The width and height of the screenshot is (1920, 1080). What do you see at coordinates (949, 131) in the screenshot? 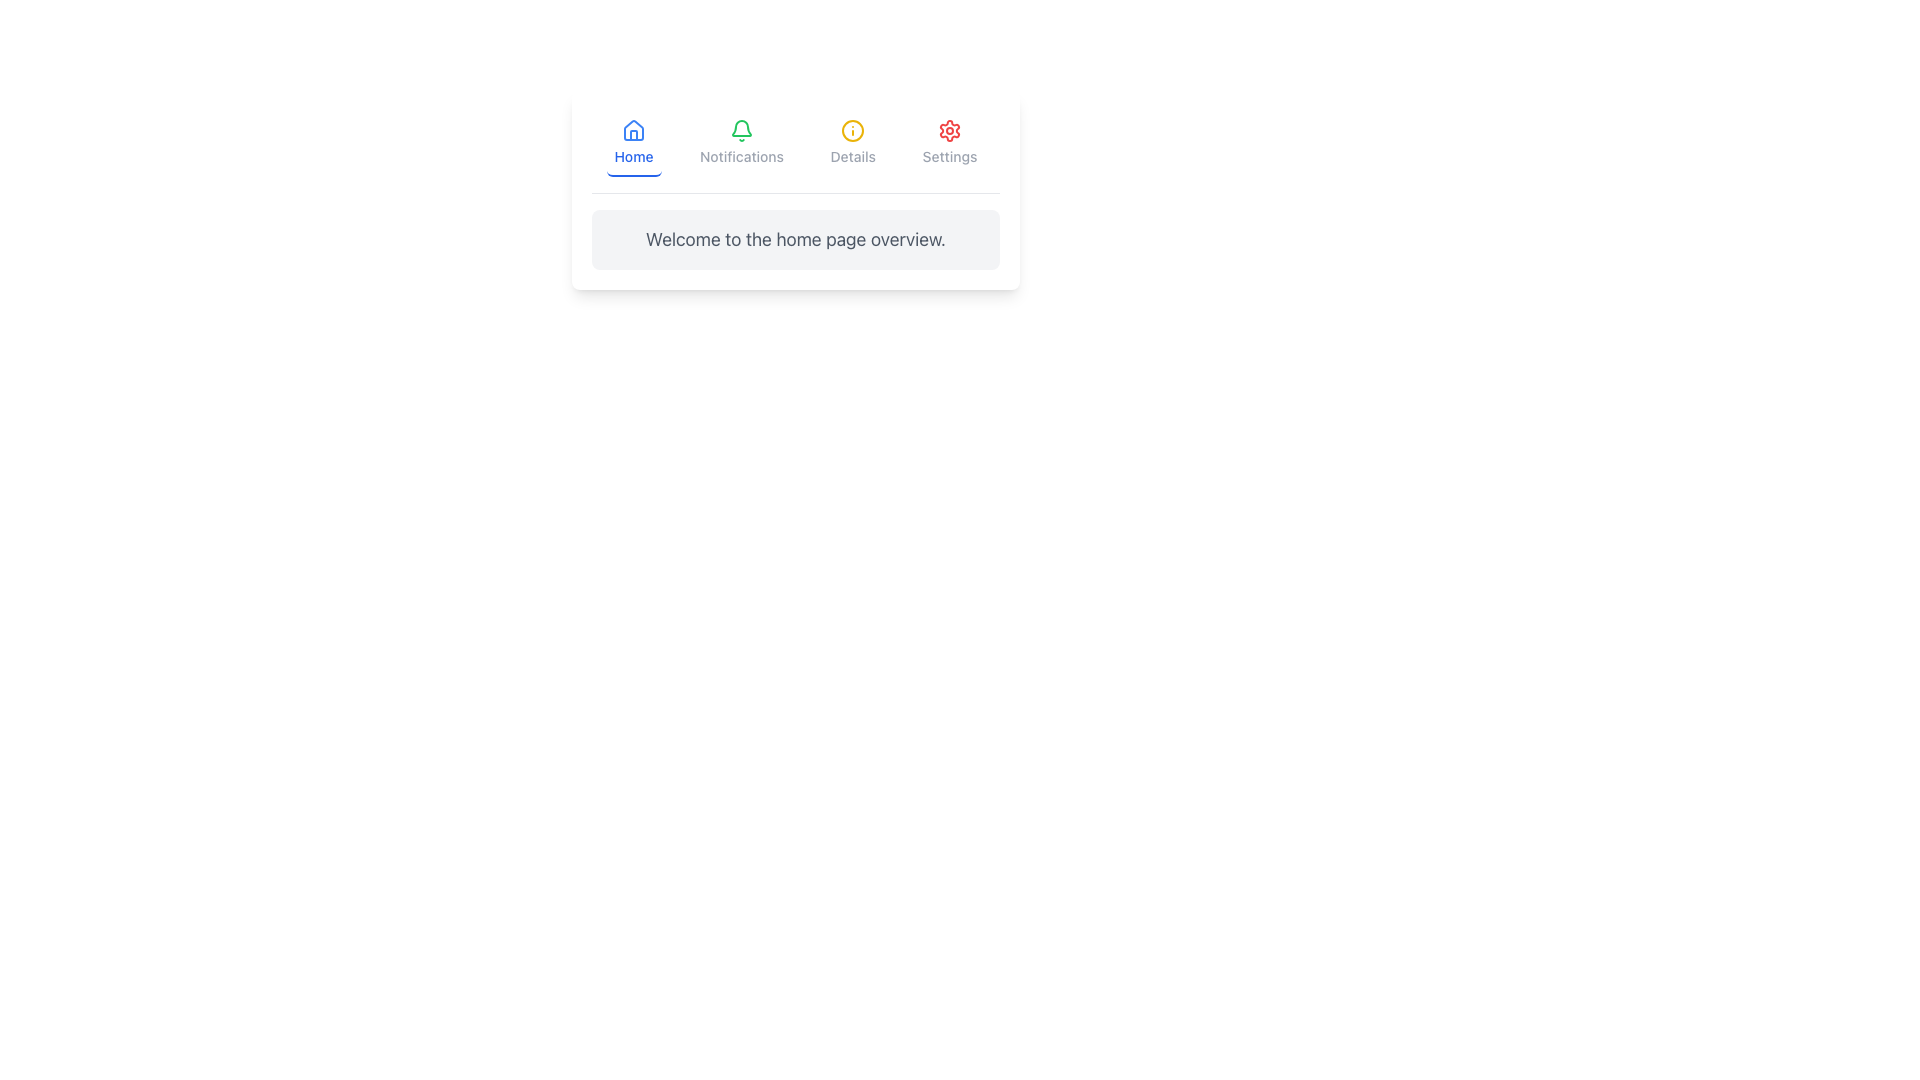
I see `the small, red, gear-like icon in the top-right area of the navigation bar, associated with the 'Settings' option` at bounding box center [949, 131].